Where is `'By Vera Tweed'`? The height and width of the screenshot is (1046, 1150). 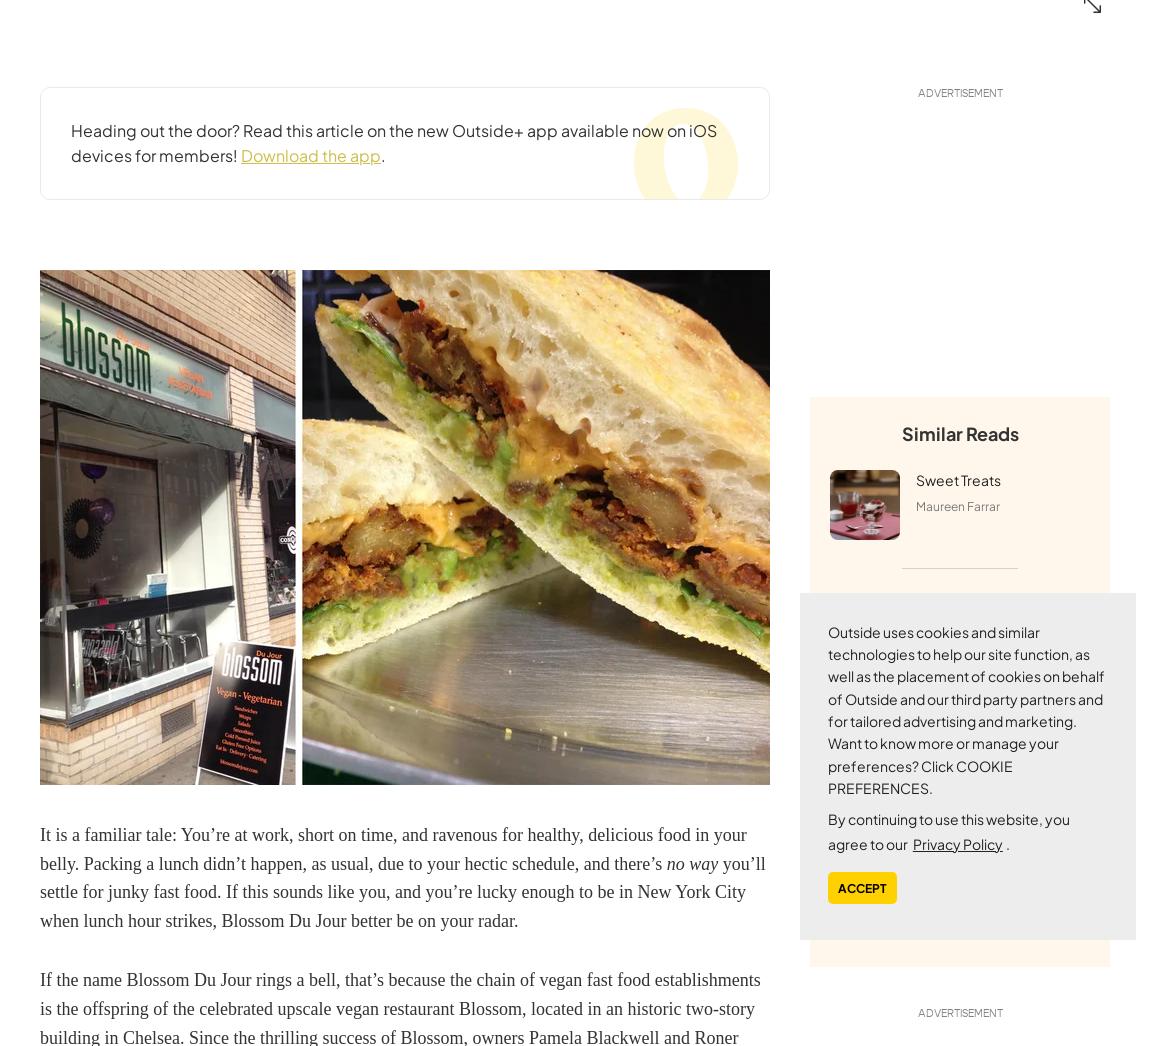
'By Vera Tweed' is located at coordinates (956, 921).